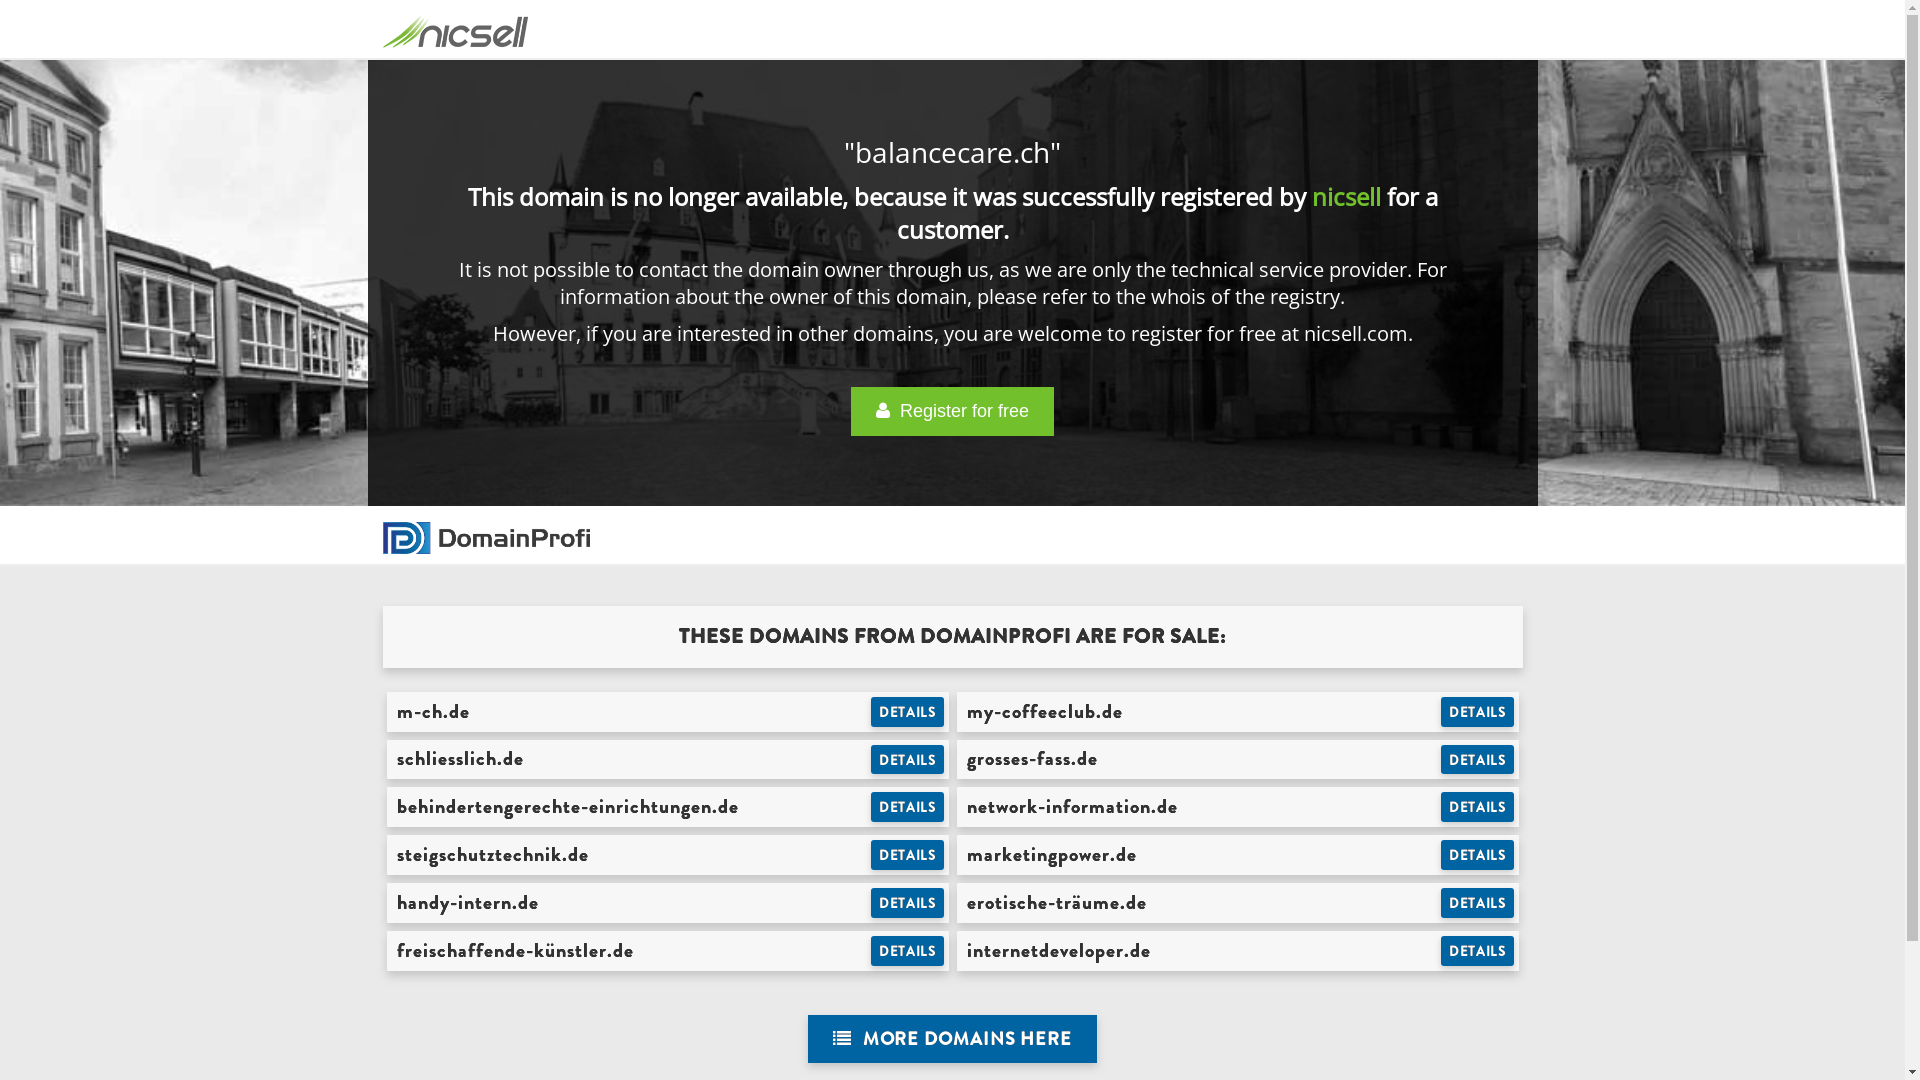 The image size is (1920, 1080). Describe the element at coordinates (1477, 711) in the screenshot. I see `'DETAILS'` at that location.